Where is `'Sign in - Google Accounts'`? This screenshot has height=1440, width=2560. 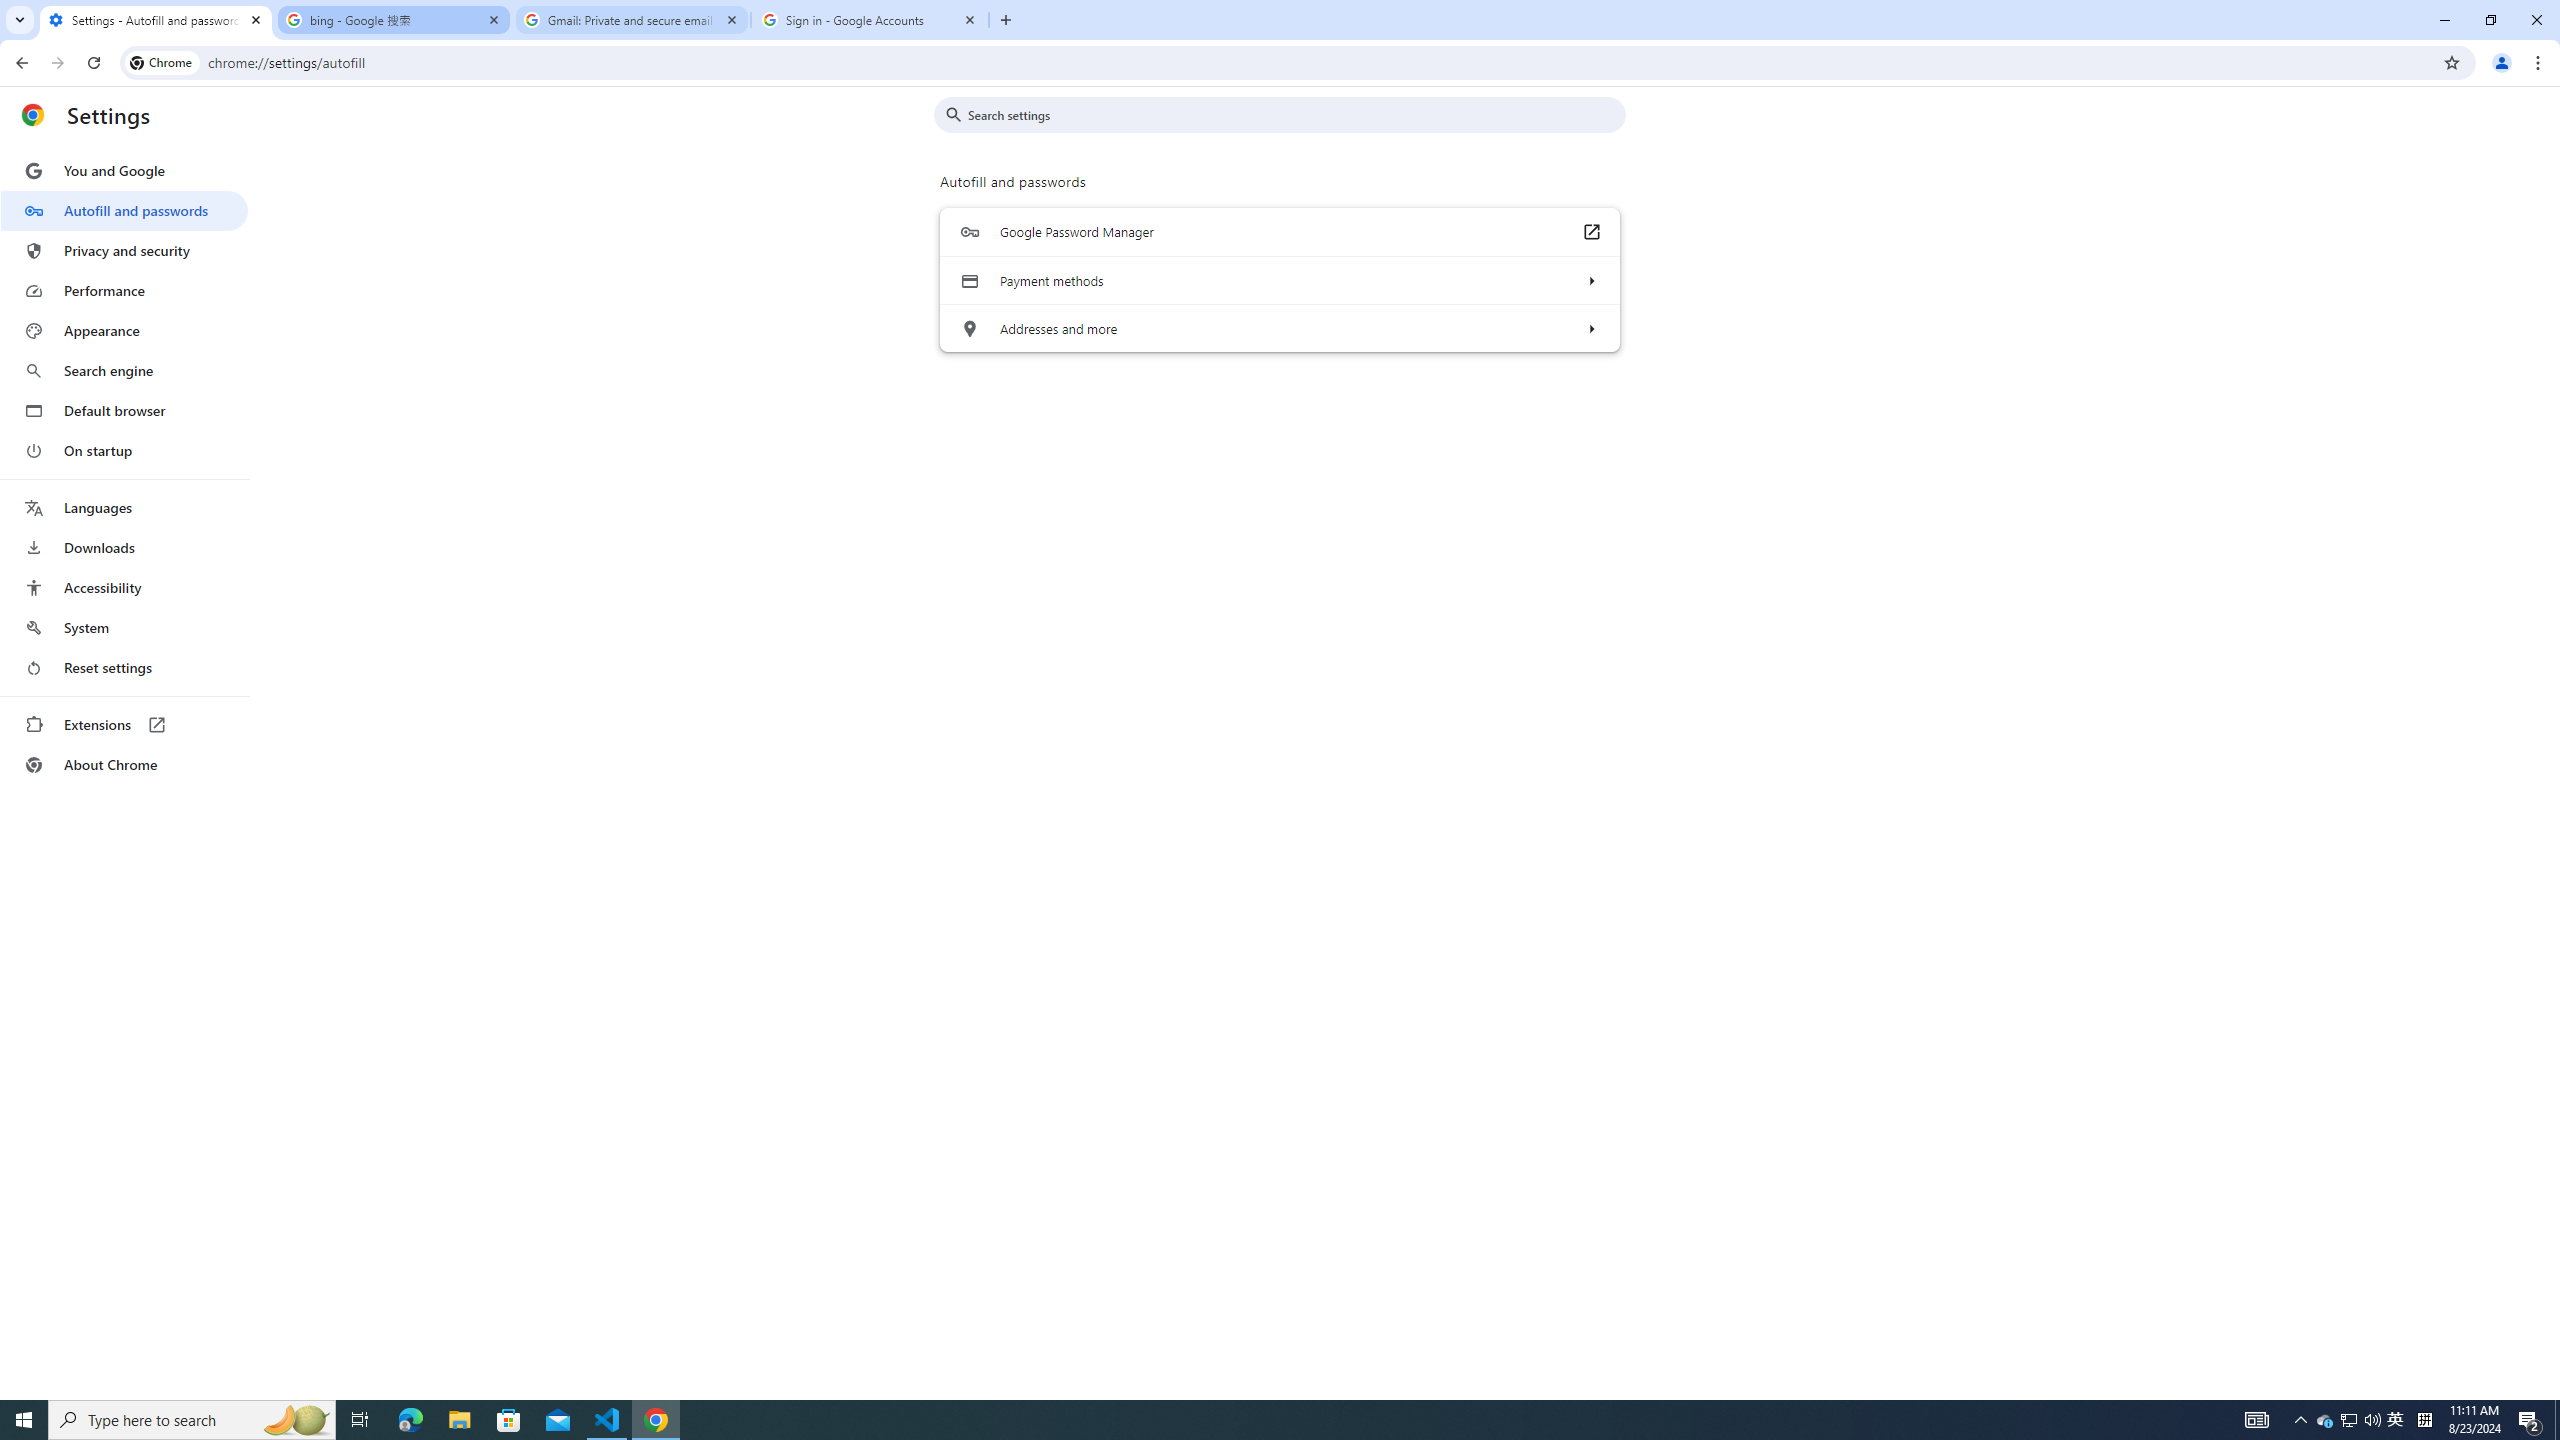 'Sign in - Google Accounts' is located at coordinates (869, 19).